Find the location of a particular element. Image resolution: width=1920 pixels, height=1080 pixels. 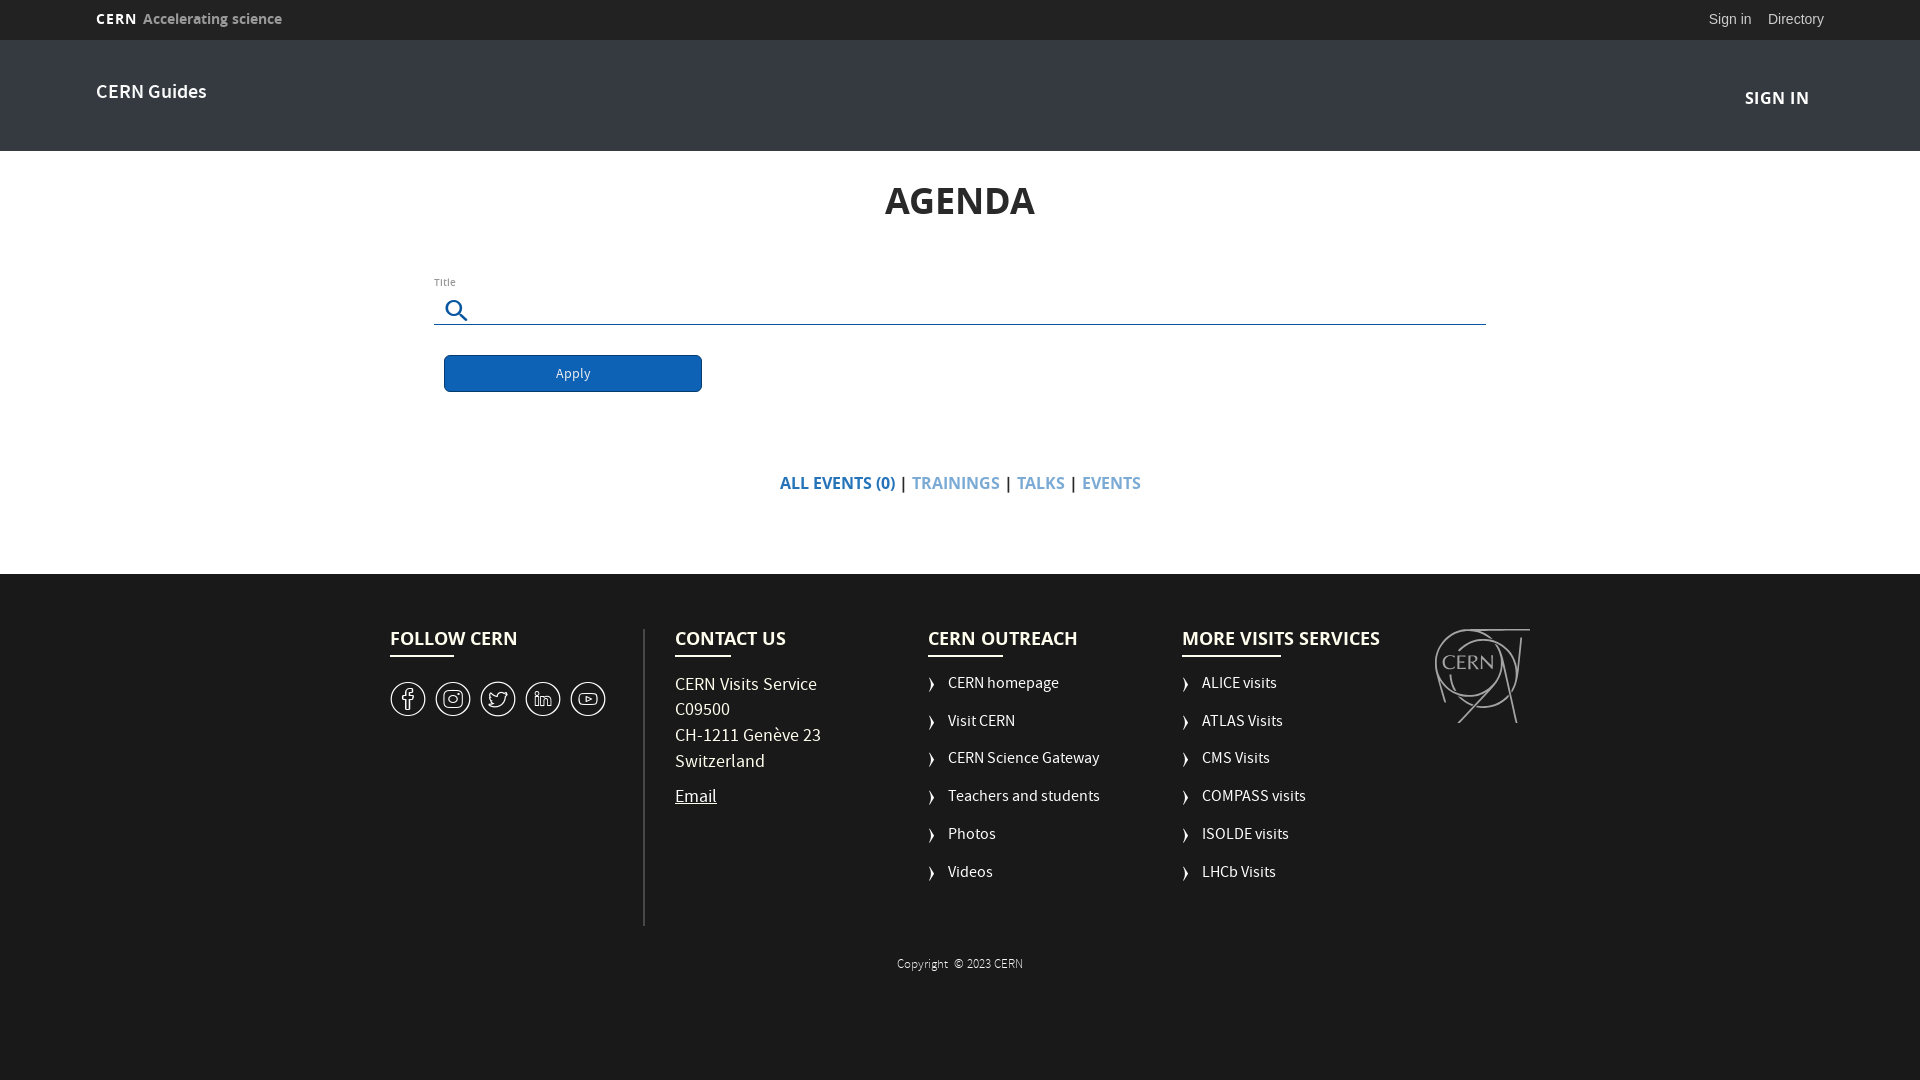

'CERN homepage' is located at coordinates (993, 692).